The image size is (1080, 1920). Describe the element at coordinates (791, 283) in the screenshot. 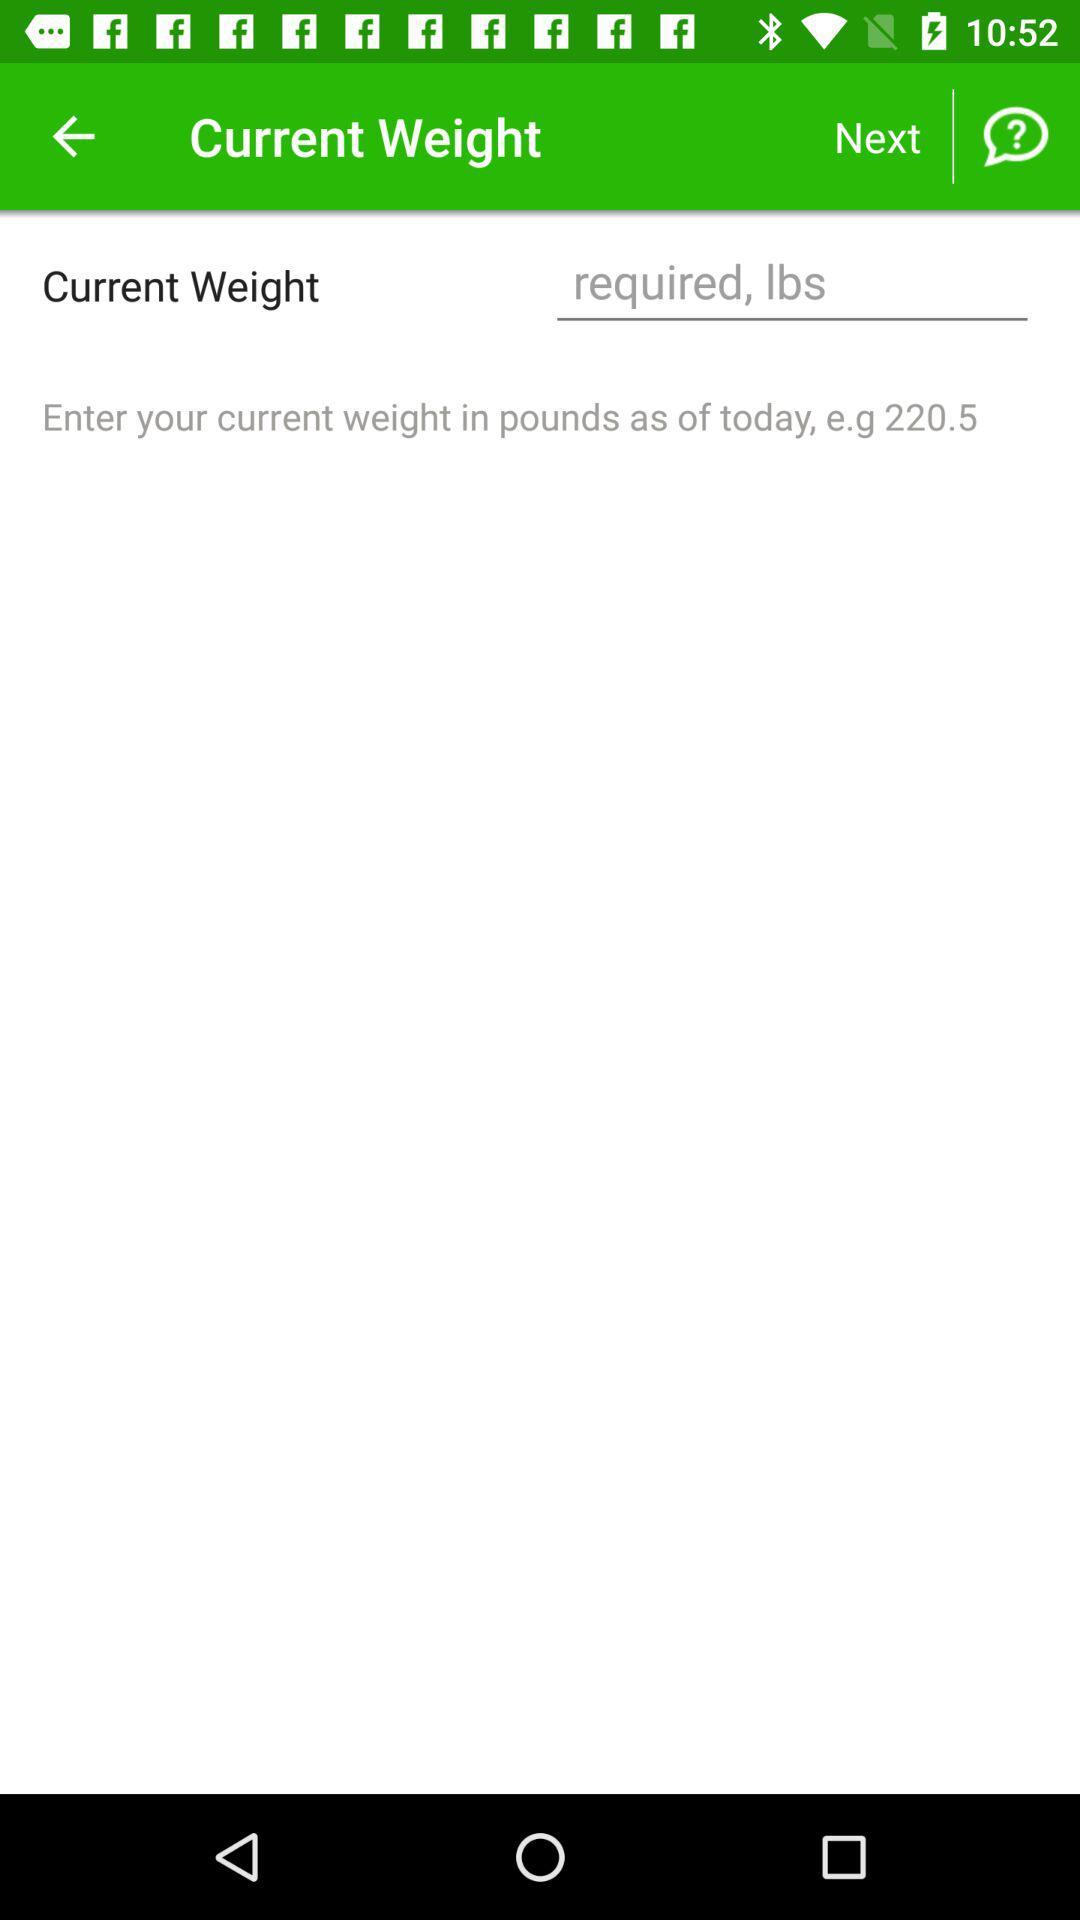

I see `icon to the right of current weight item` at that location.